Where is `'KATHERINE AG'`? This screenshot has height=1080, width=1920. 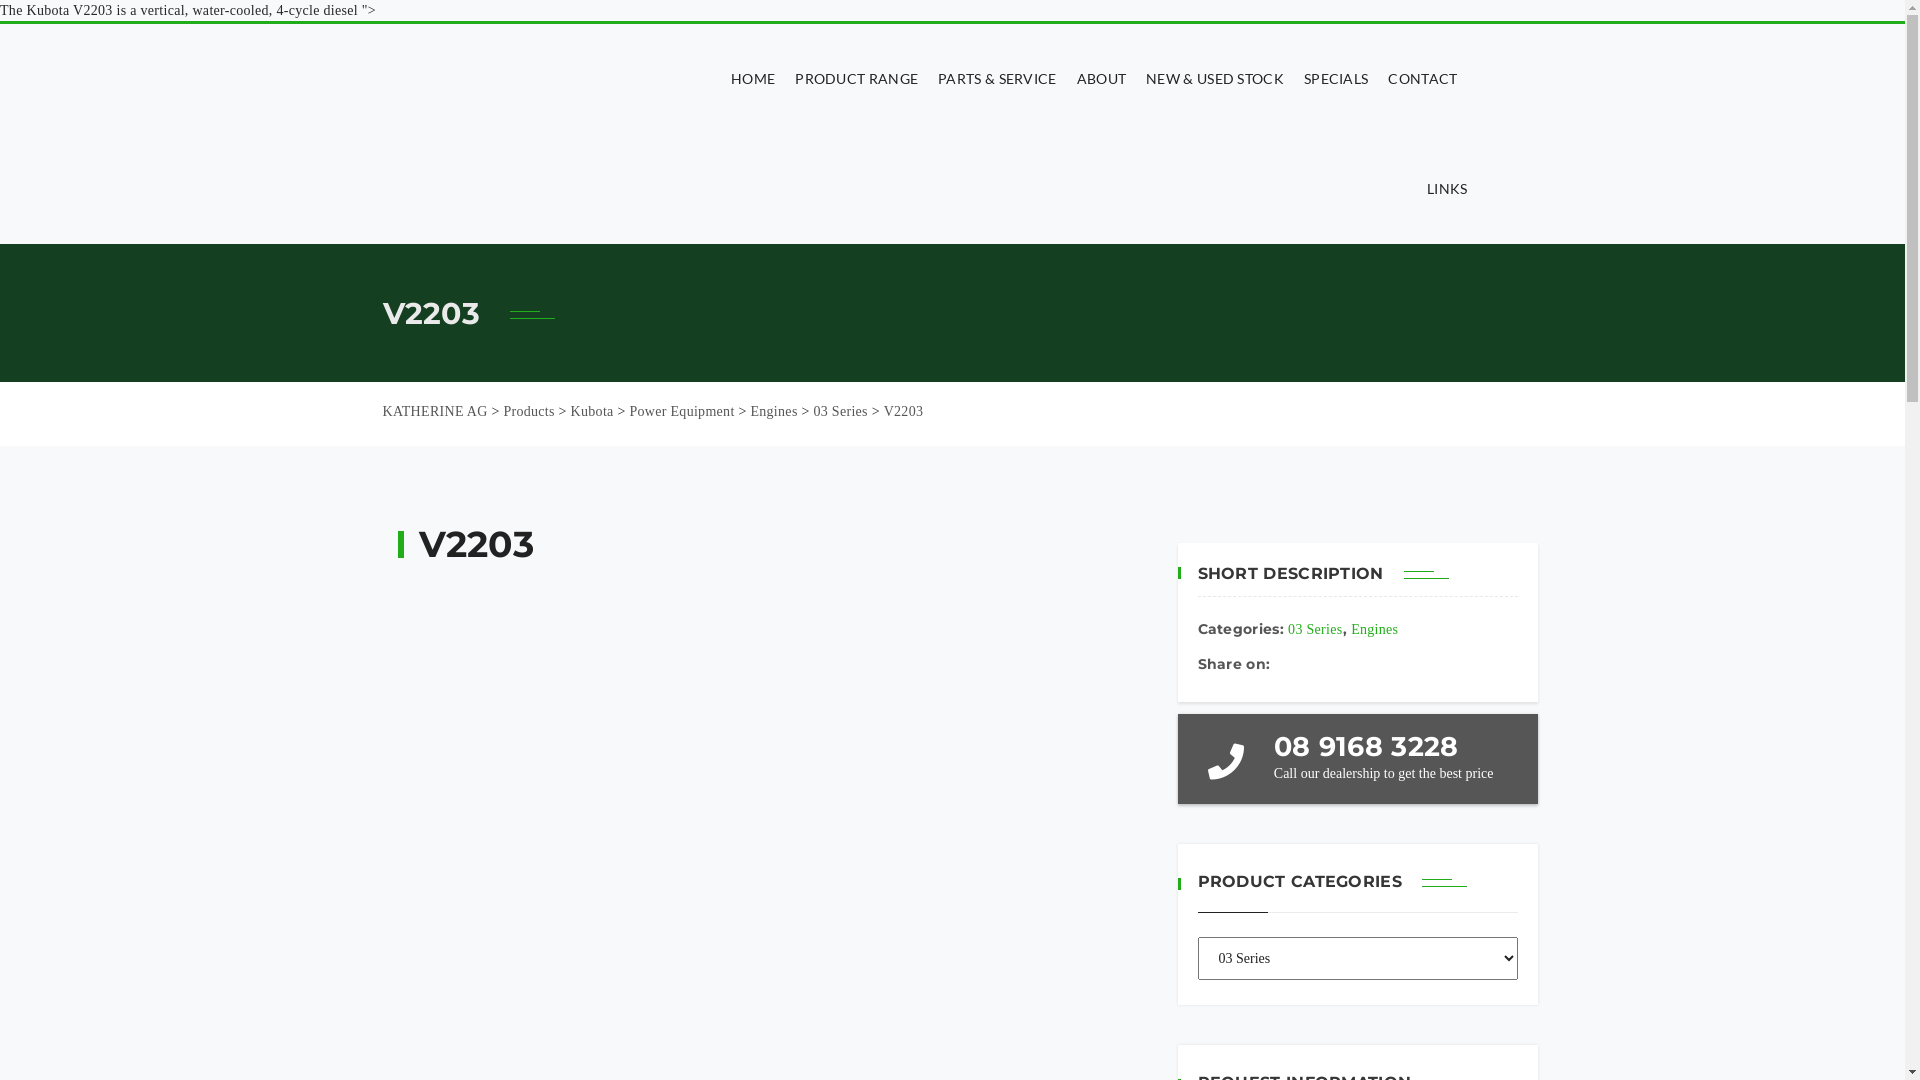
'KATHERINE AG' is located at coordinates (433, 410).